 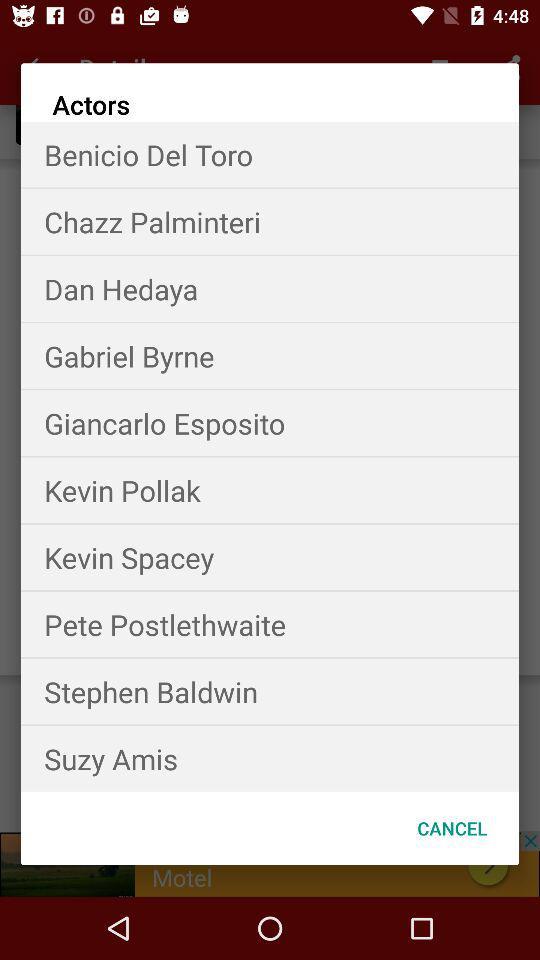 I want to click on icon at the bottom right corner, so click(x=452, y=828).